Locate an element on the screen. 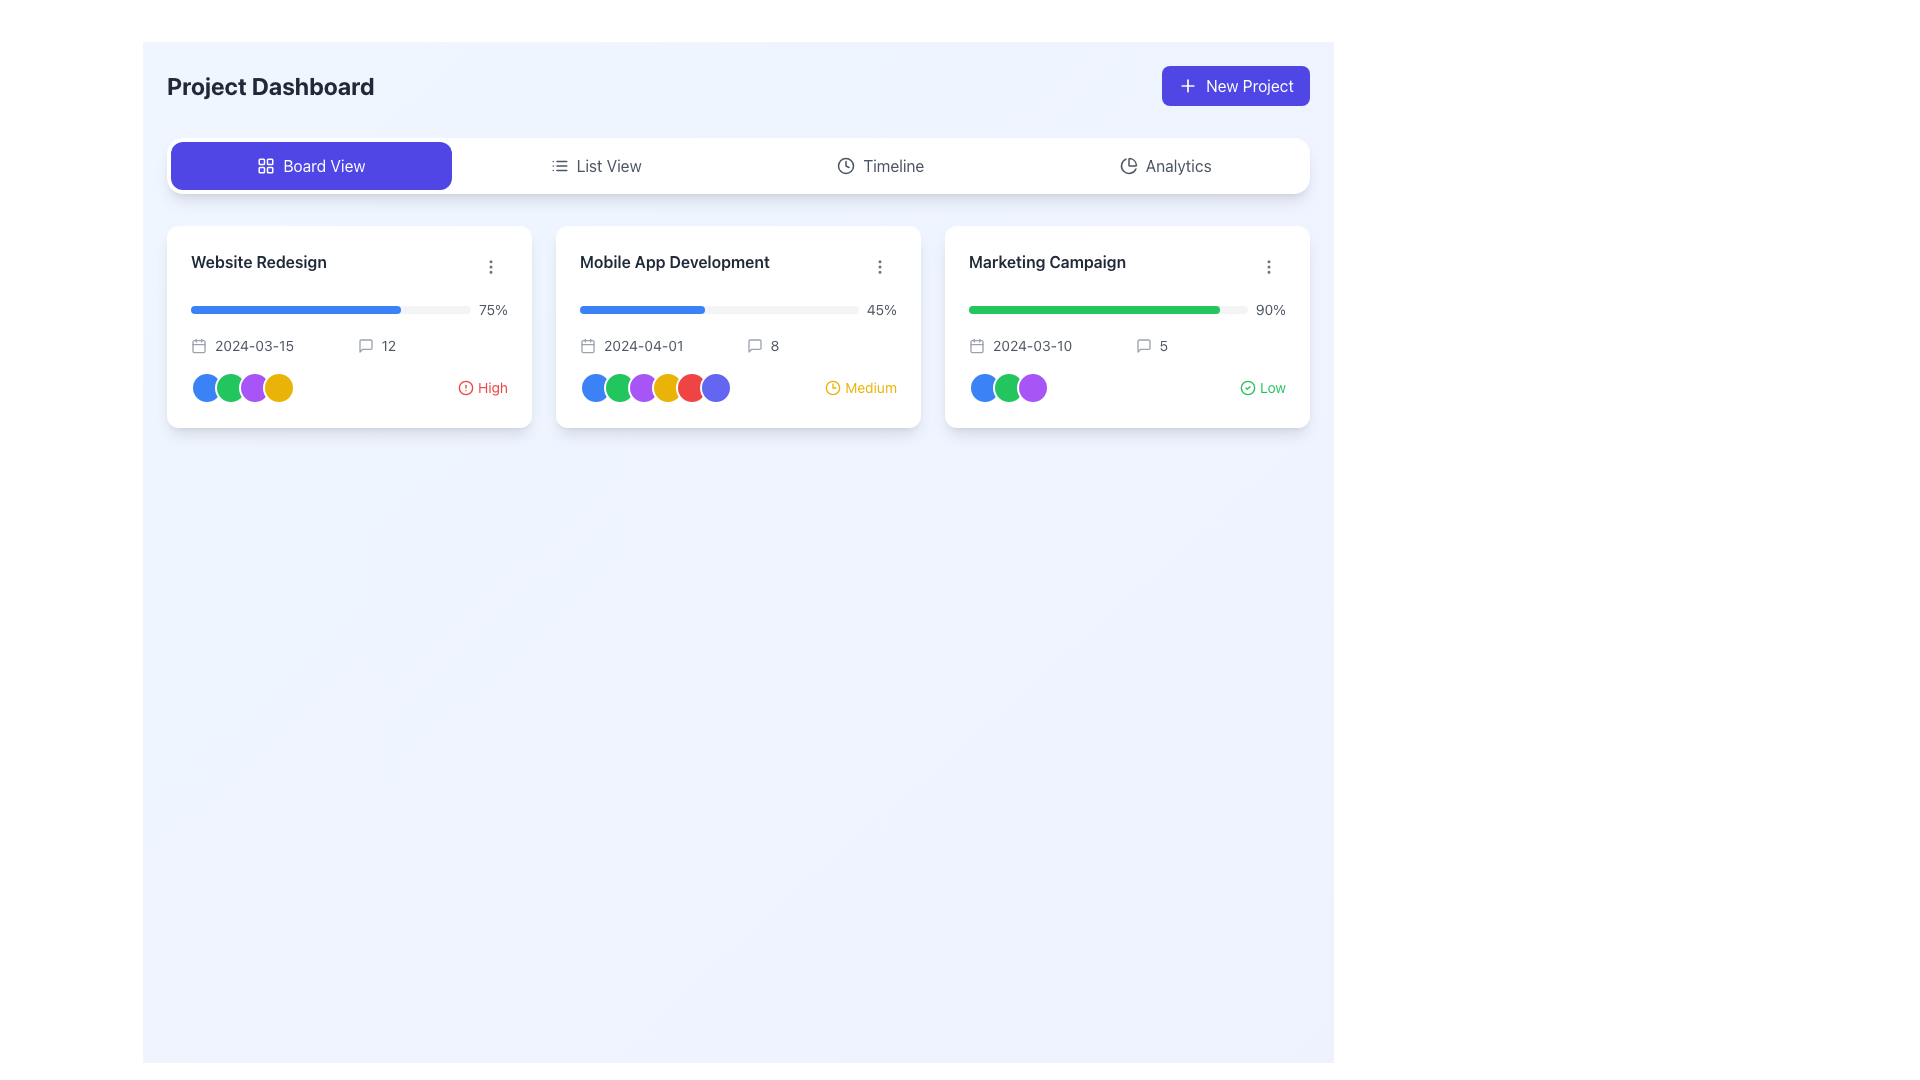 The width and height of the screenshot is (1920, 1080). the second green circular badge with a white border located at the bottom of the 'Mobile App Development' card is located at coordinates (618, 388).